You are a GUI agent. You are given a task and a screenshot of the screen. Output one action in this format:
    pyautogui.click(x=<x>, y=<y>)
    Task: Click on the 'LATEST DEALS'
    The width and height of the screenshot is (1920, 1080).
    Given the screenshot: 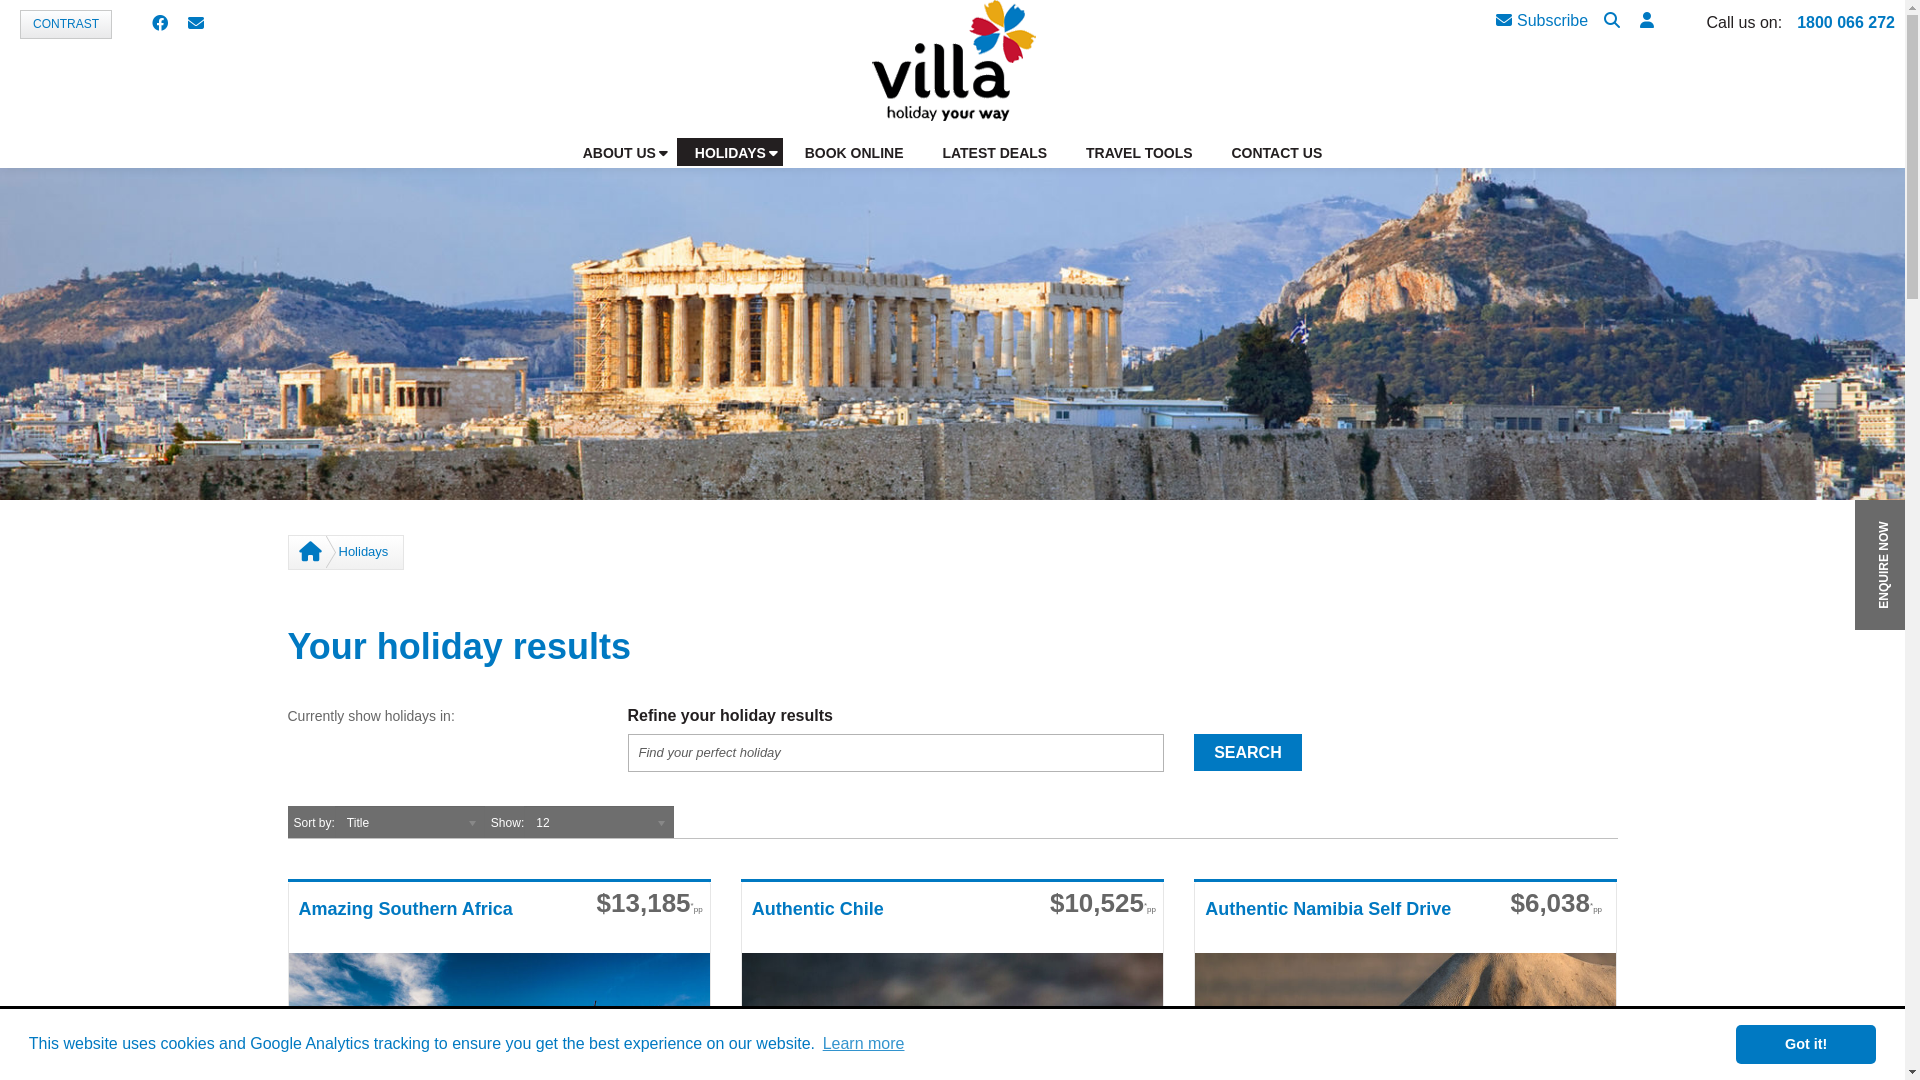 What is the action you would take?
    pyautogui.click(x=924, y=150)
    